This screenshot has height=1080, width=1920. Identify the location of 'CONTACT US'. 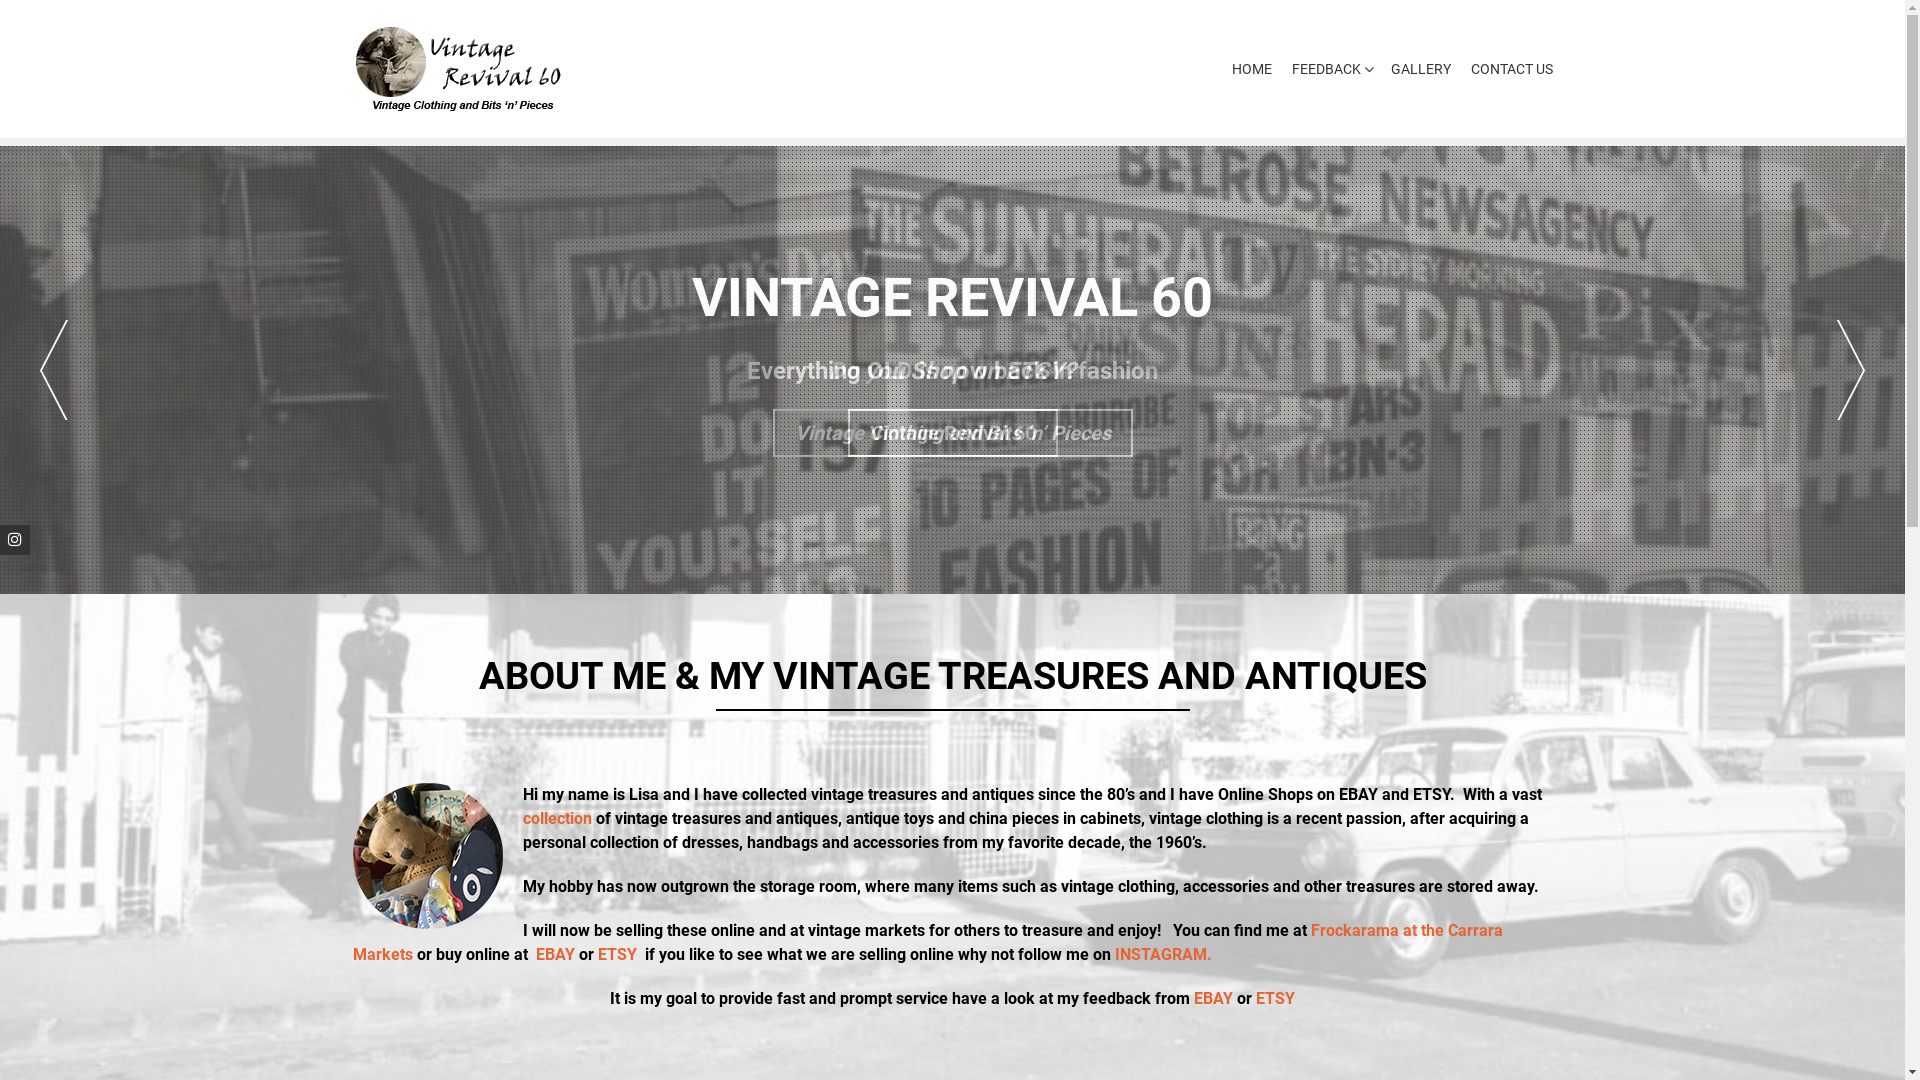
(1506, 68).